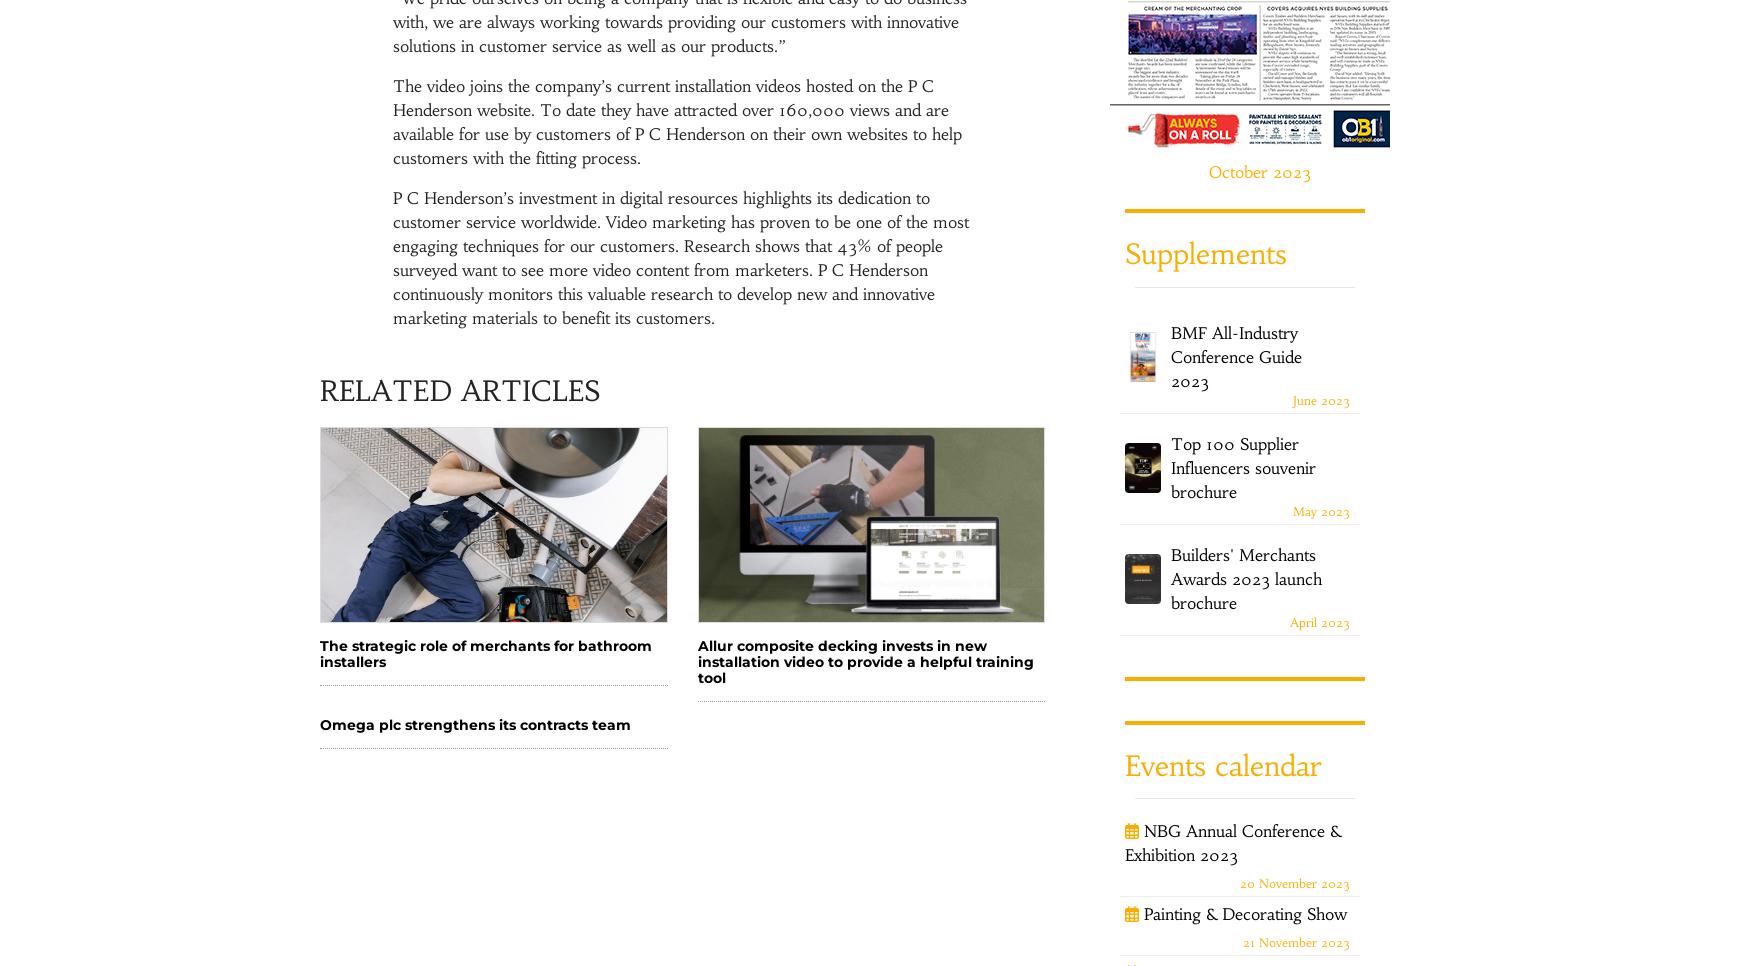 The image size is (1750, 966). What do you see at coordinates (1233, 842) in the screenshot?
I see `'NBG Annual Conference & Exhibition 2023'` at bounding box center [1233, 842].